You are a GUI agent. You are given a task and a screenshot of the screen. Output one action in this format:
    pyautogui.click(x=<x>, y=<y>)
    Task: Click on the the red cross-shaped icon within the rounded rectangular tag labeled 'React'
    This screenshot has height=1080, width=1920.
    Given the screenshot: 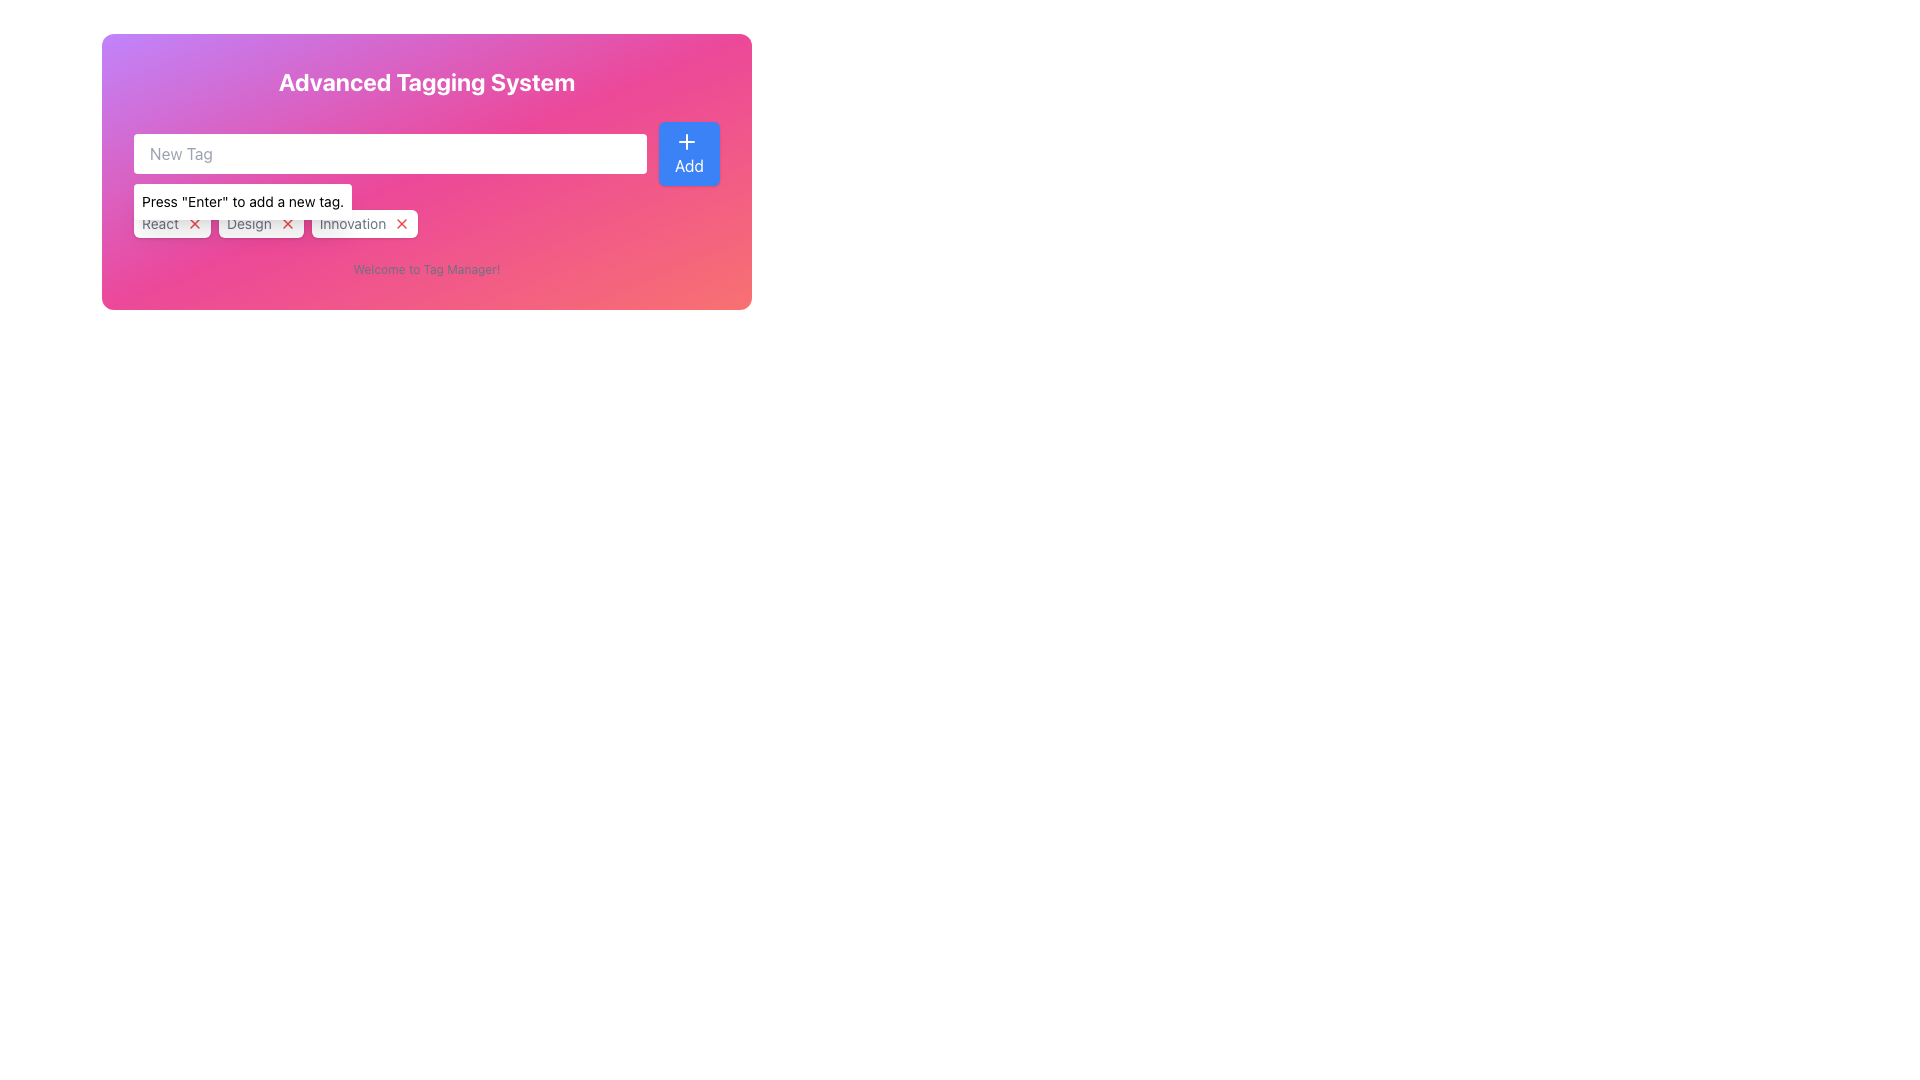 What is the action you would take?
    pyautogui.click(x=194, y=223)
    